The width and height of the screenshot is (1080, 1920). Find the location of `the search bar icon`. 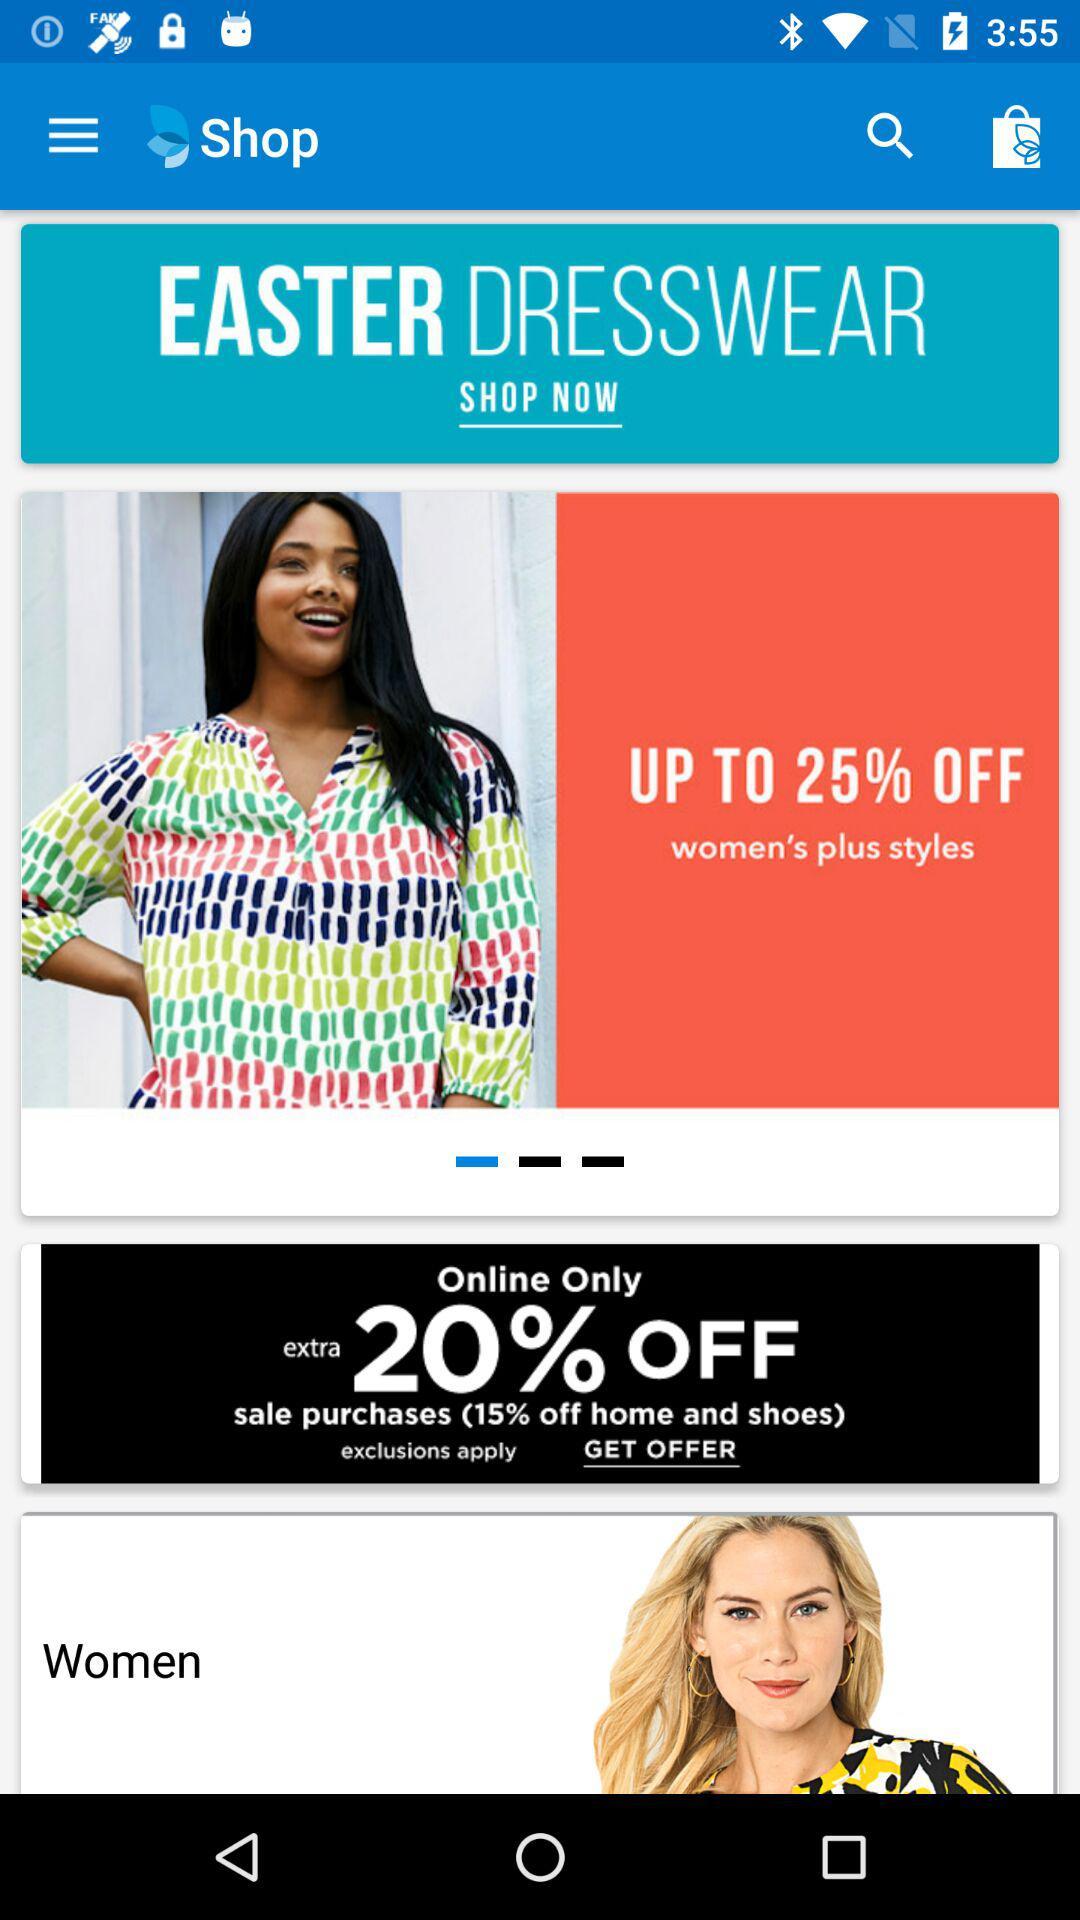

the search bar icon is located at coordinates (890, 136).